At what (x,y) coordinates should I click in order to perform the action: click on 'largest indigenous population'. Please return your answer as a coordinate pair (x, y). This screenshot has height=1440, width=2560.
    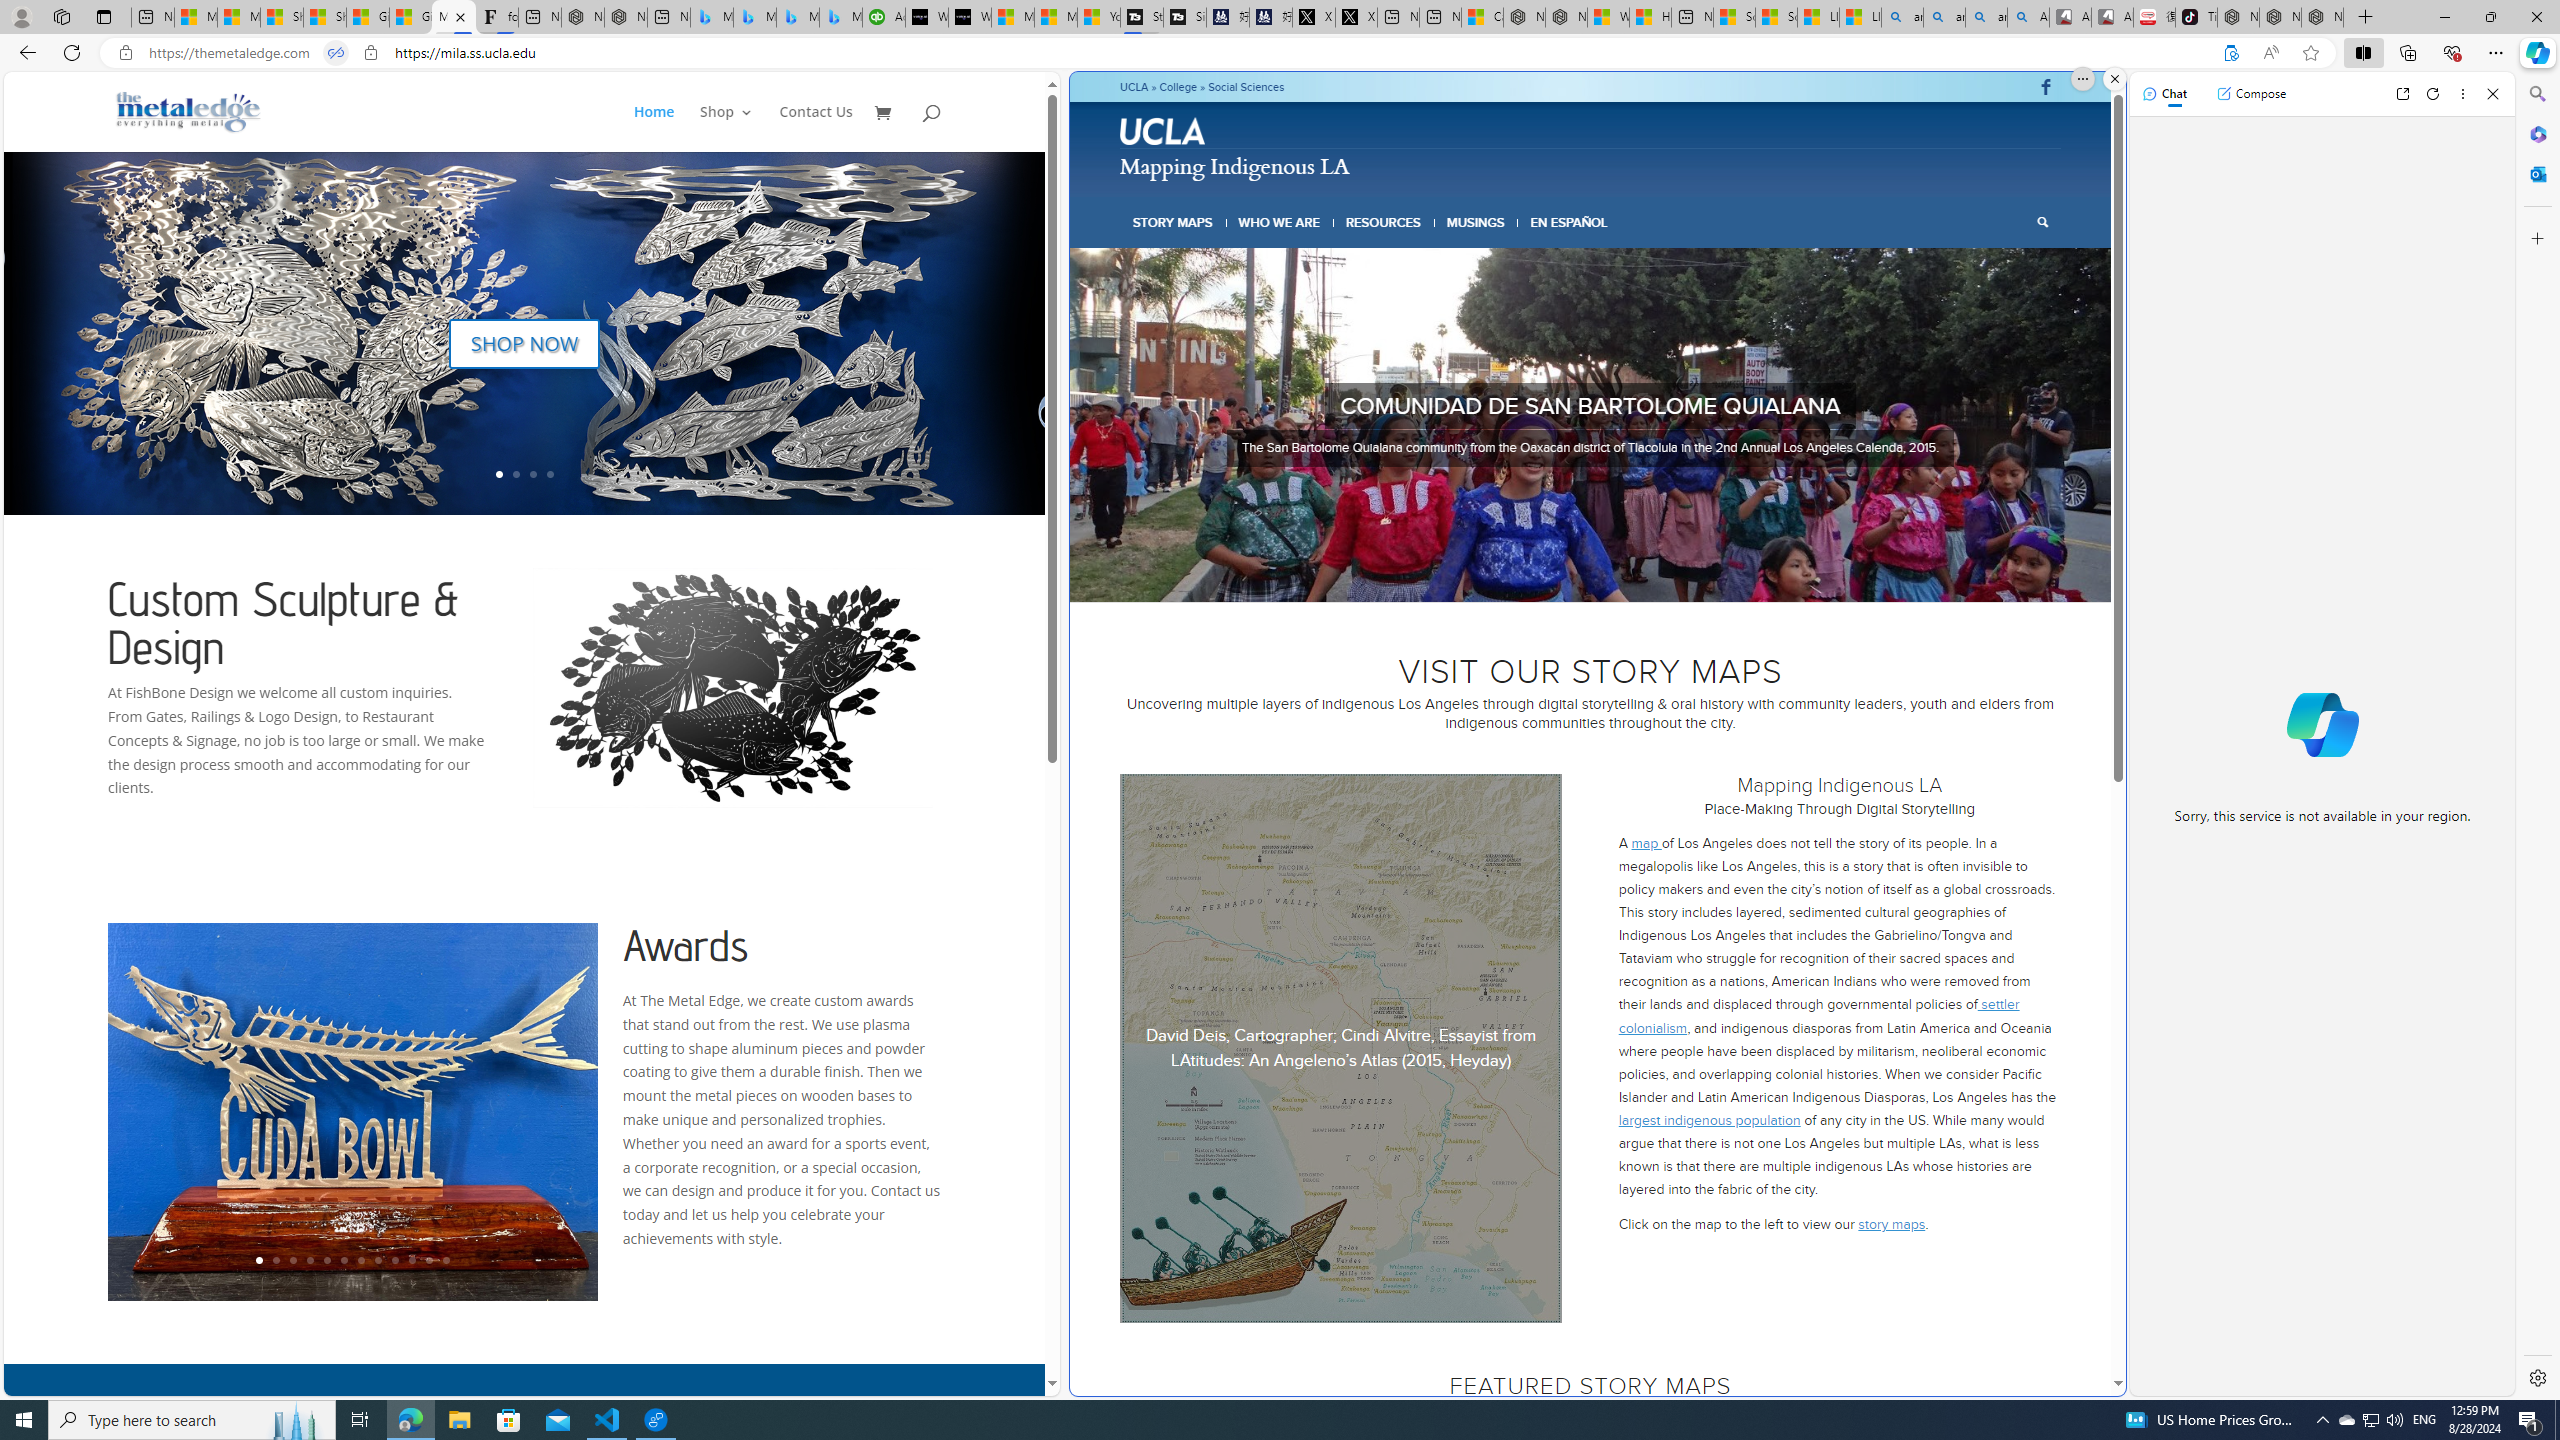
    Looking at the image, I should click on (1709, 1118).